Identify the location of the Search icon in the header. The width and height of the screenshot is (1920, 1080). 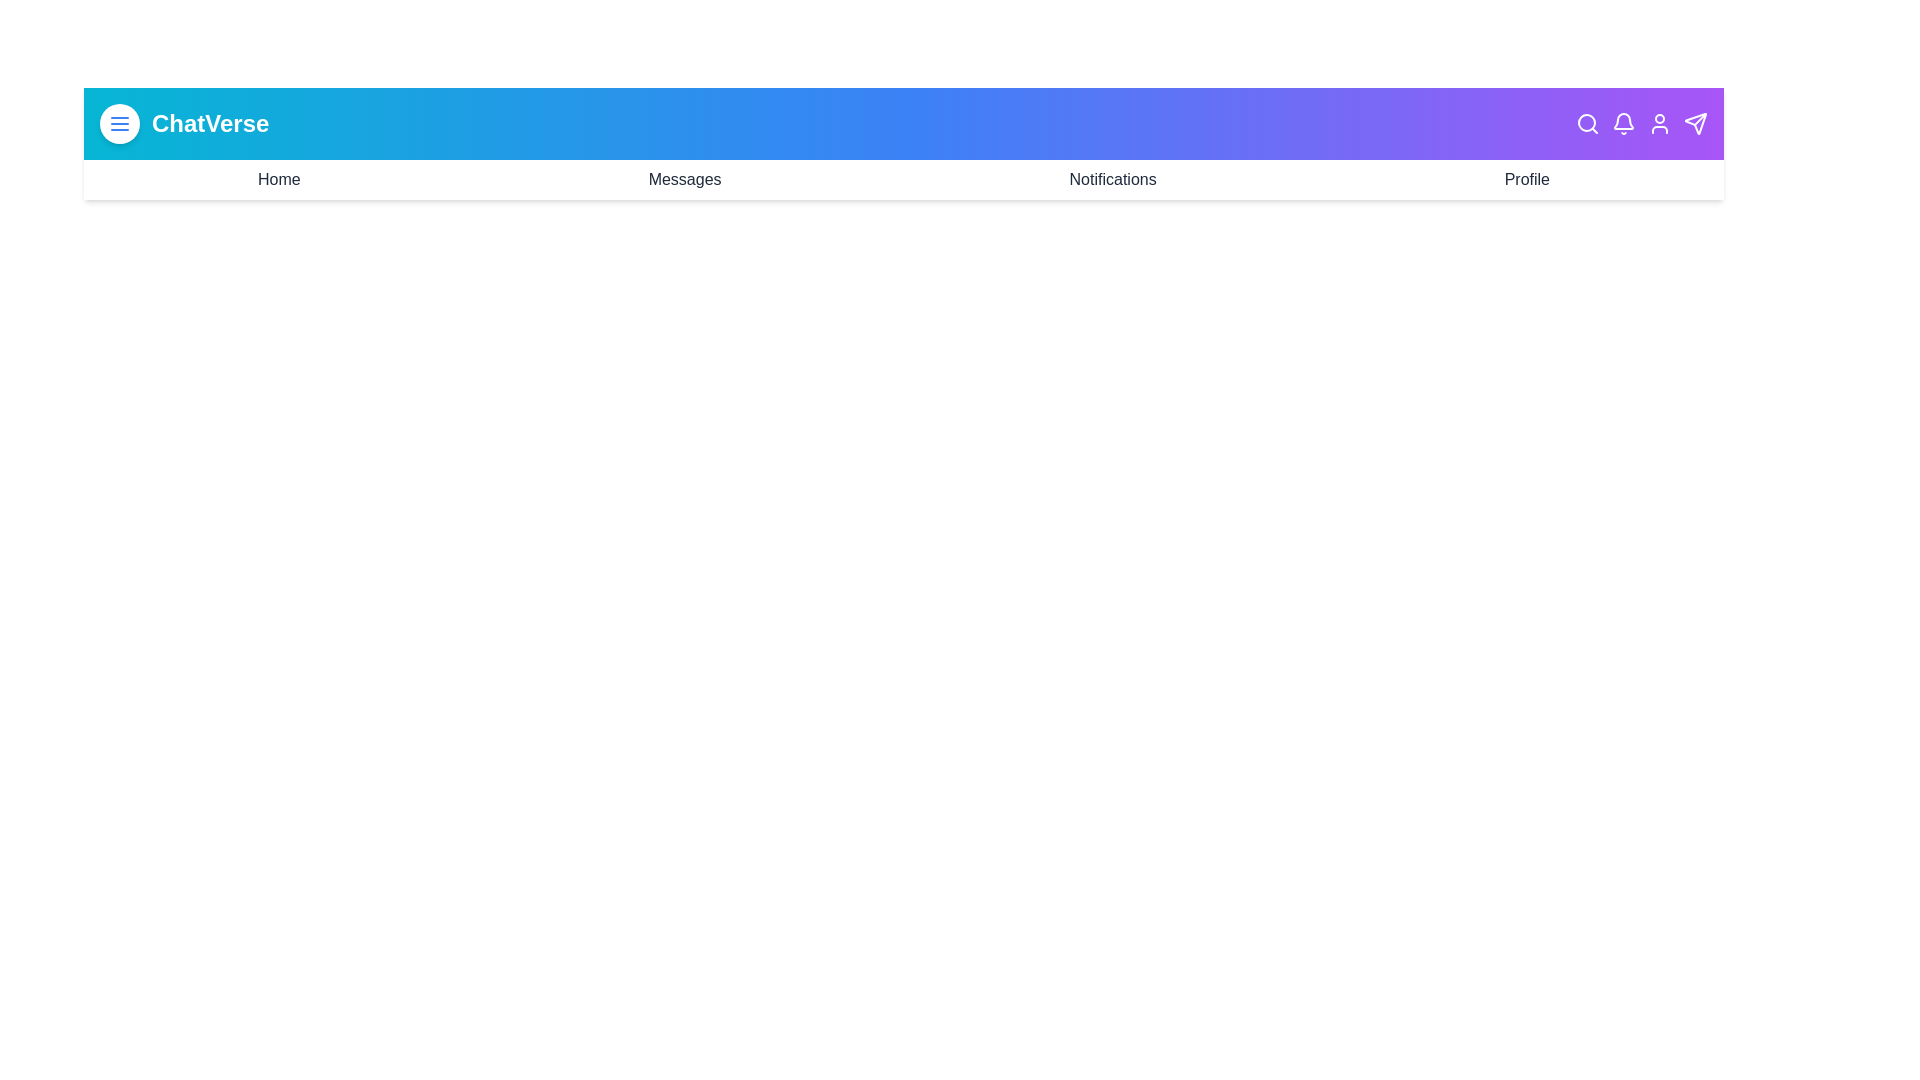
(1587, 123).